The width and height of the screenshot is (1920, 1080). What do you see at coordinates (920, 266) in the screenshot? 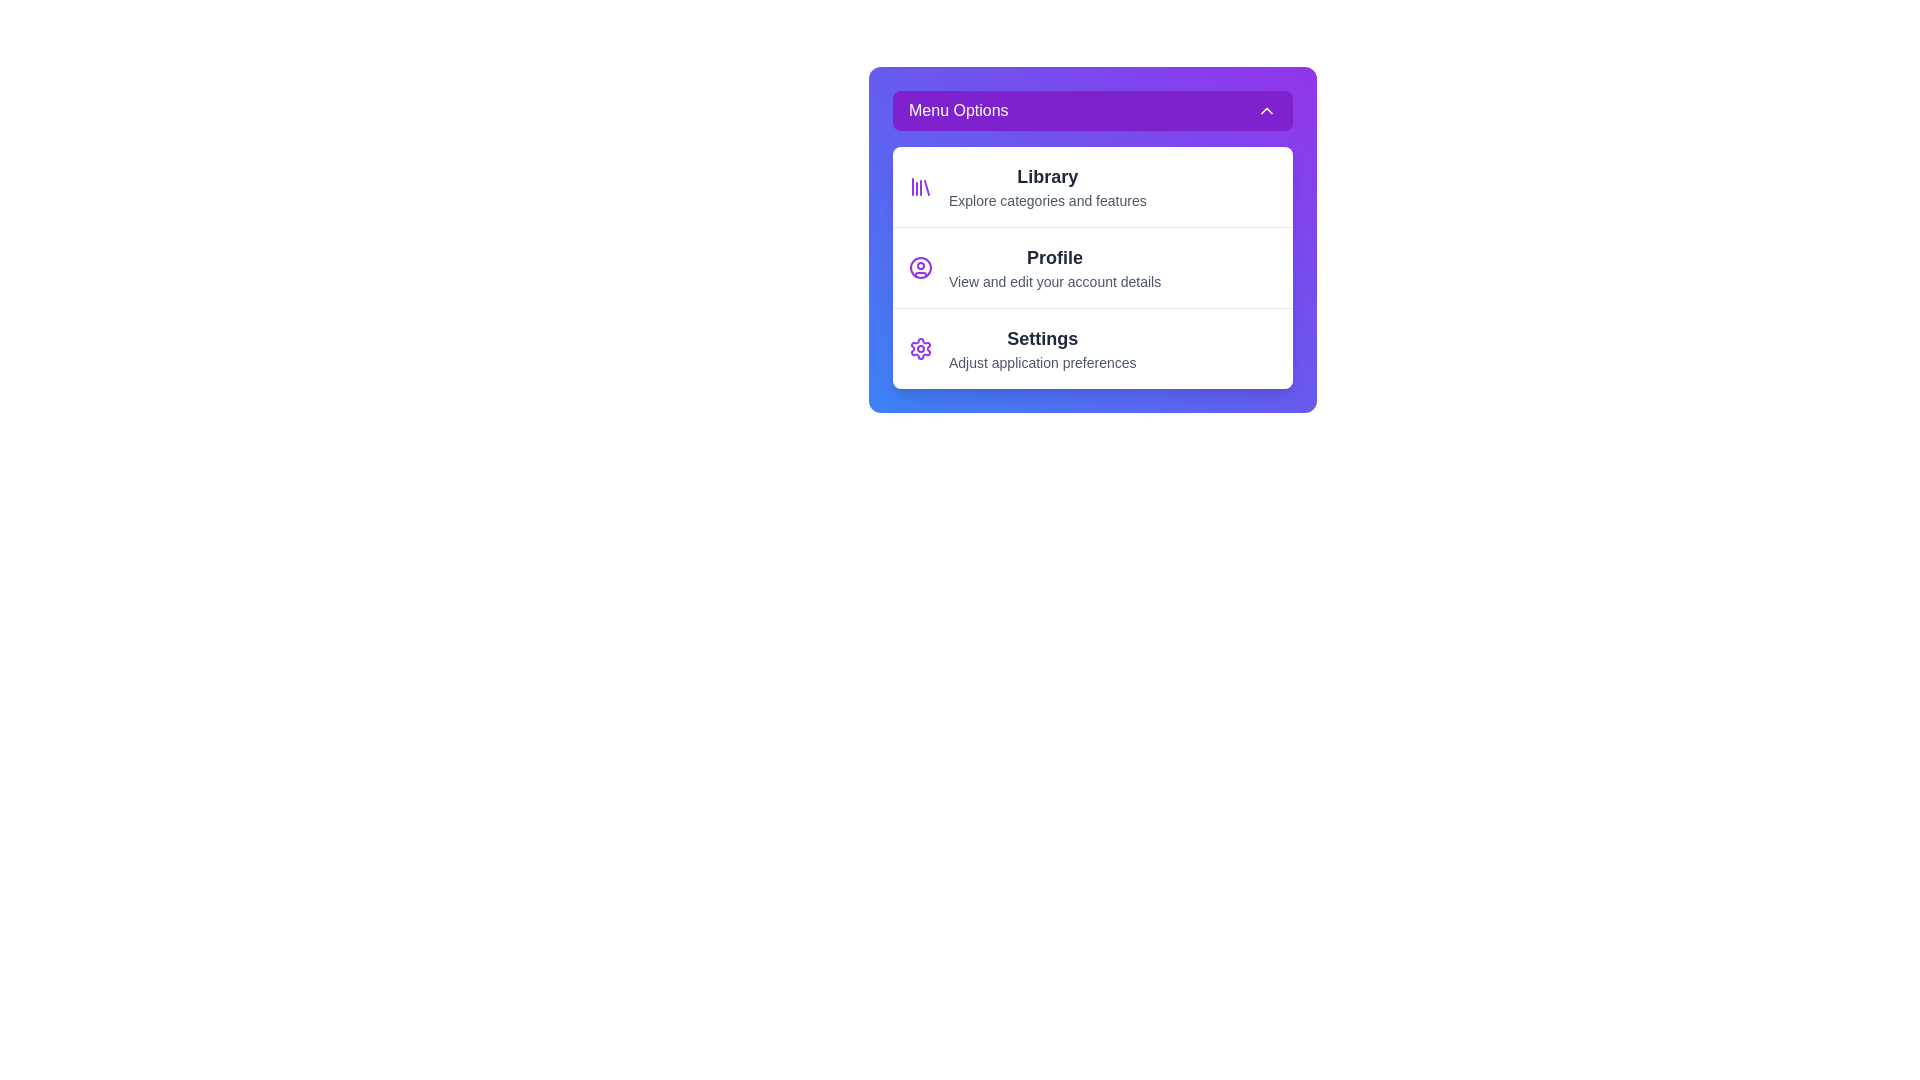
I see `the user profile icon, which is a purple circular icon with a head and shoulders depiction, located in the second row labeled 'Profile' within the menu` at bounding box center [920, 266].